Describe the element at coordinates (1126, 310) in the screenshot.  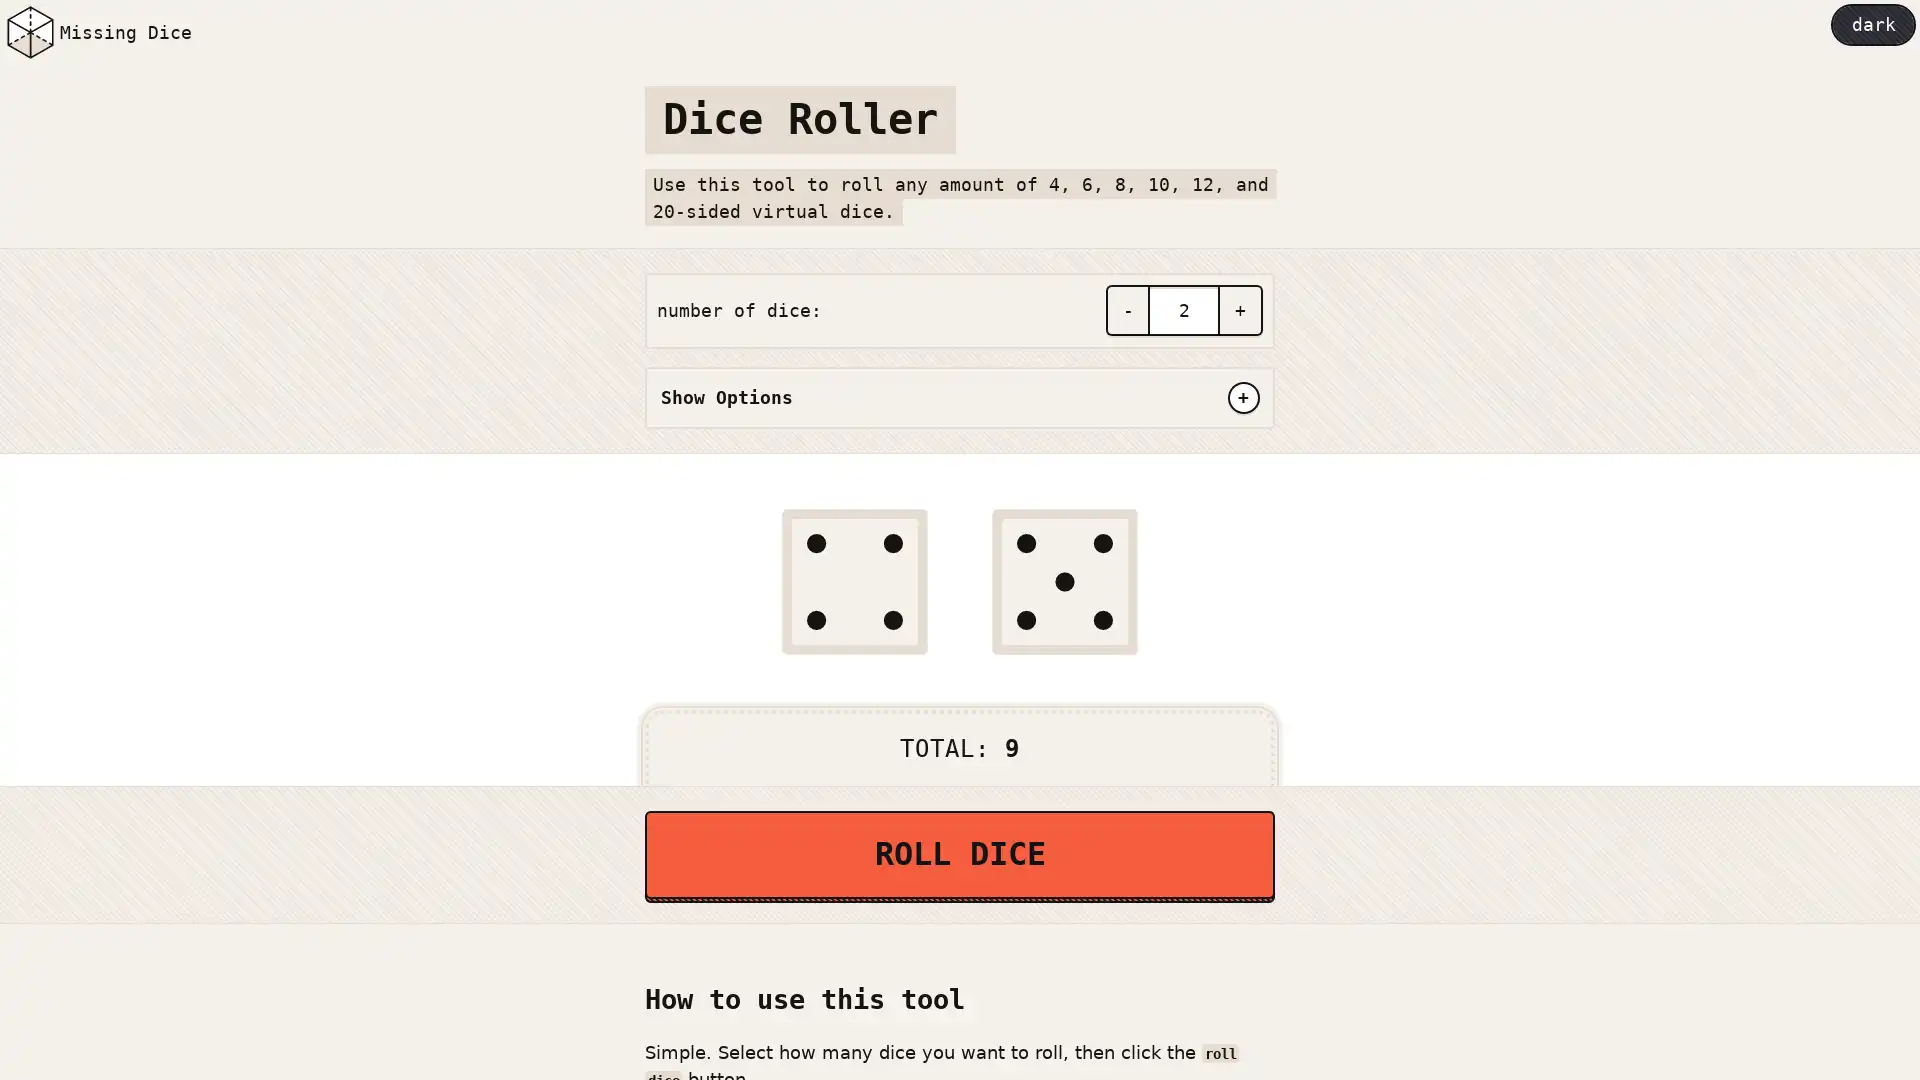
I see `minus 1` at that location.